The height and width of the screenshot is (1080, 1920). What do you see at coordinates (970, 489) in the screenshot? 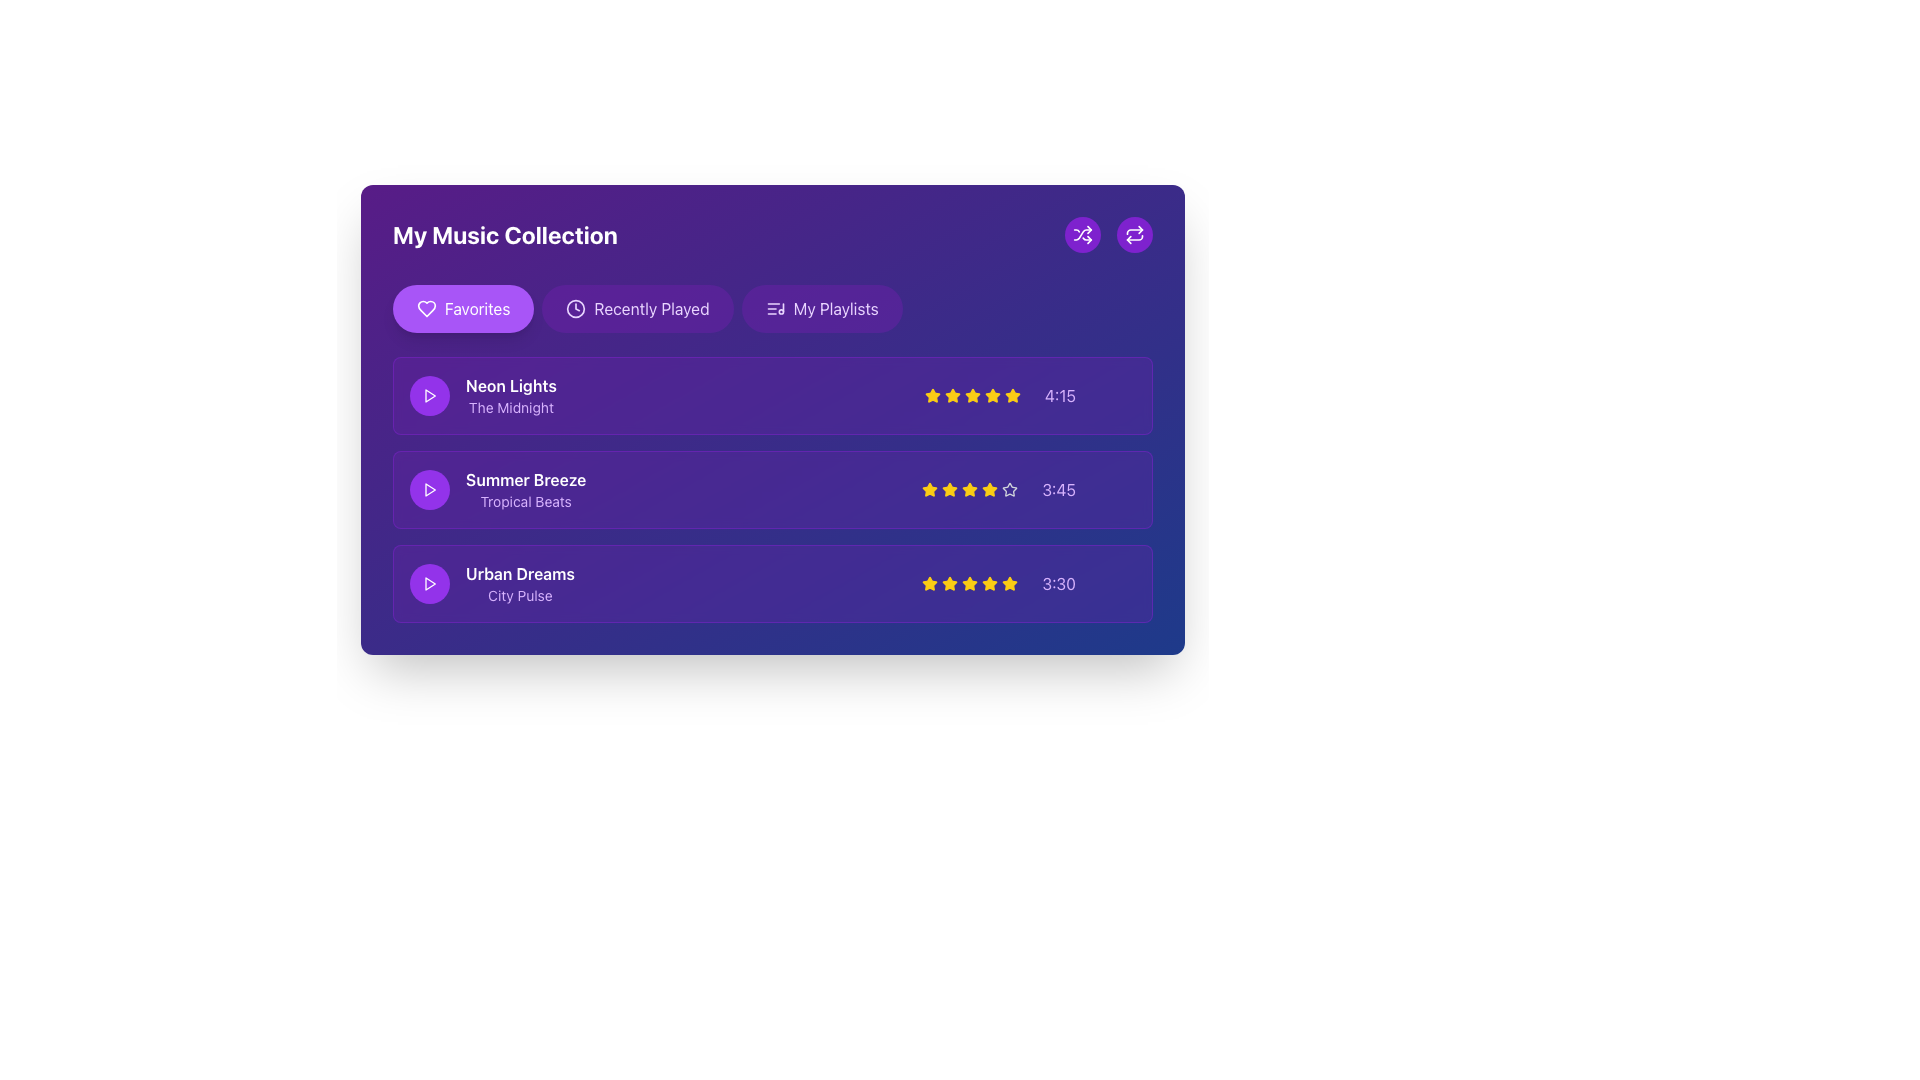
I see `the third star in the 5-star rating system for the 'Summer Breeze' song, represented by the Rating Star Icon` at bounding box center [970, 489].